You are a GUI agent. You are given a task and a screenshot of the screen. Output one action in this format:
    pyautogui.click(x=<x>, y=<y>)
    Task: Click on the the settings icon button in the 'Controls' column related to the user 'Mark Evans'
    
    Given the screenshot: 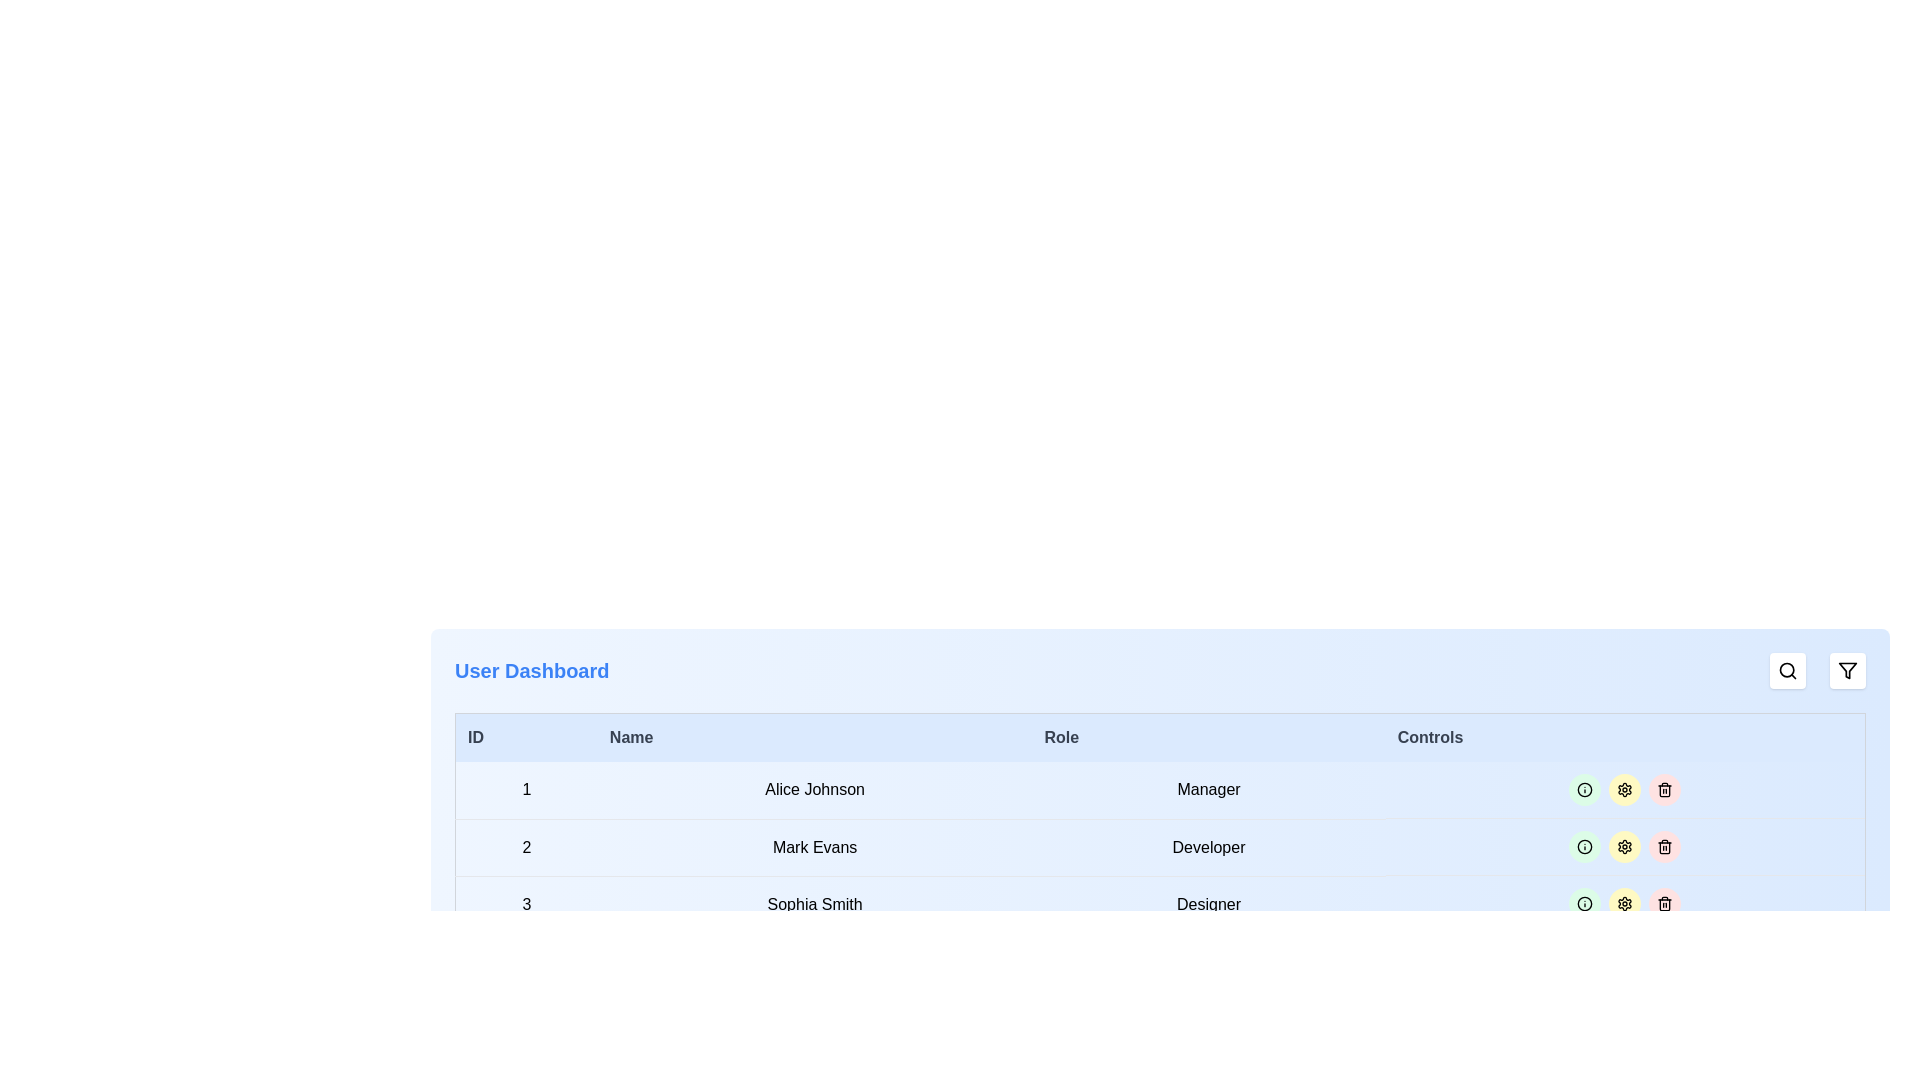 What is the action you would take?
    pyautogui.click(x=1625, y=903)
    